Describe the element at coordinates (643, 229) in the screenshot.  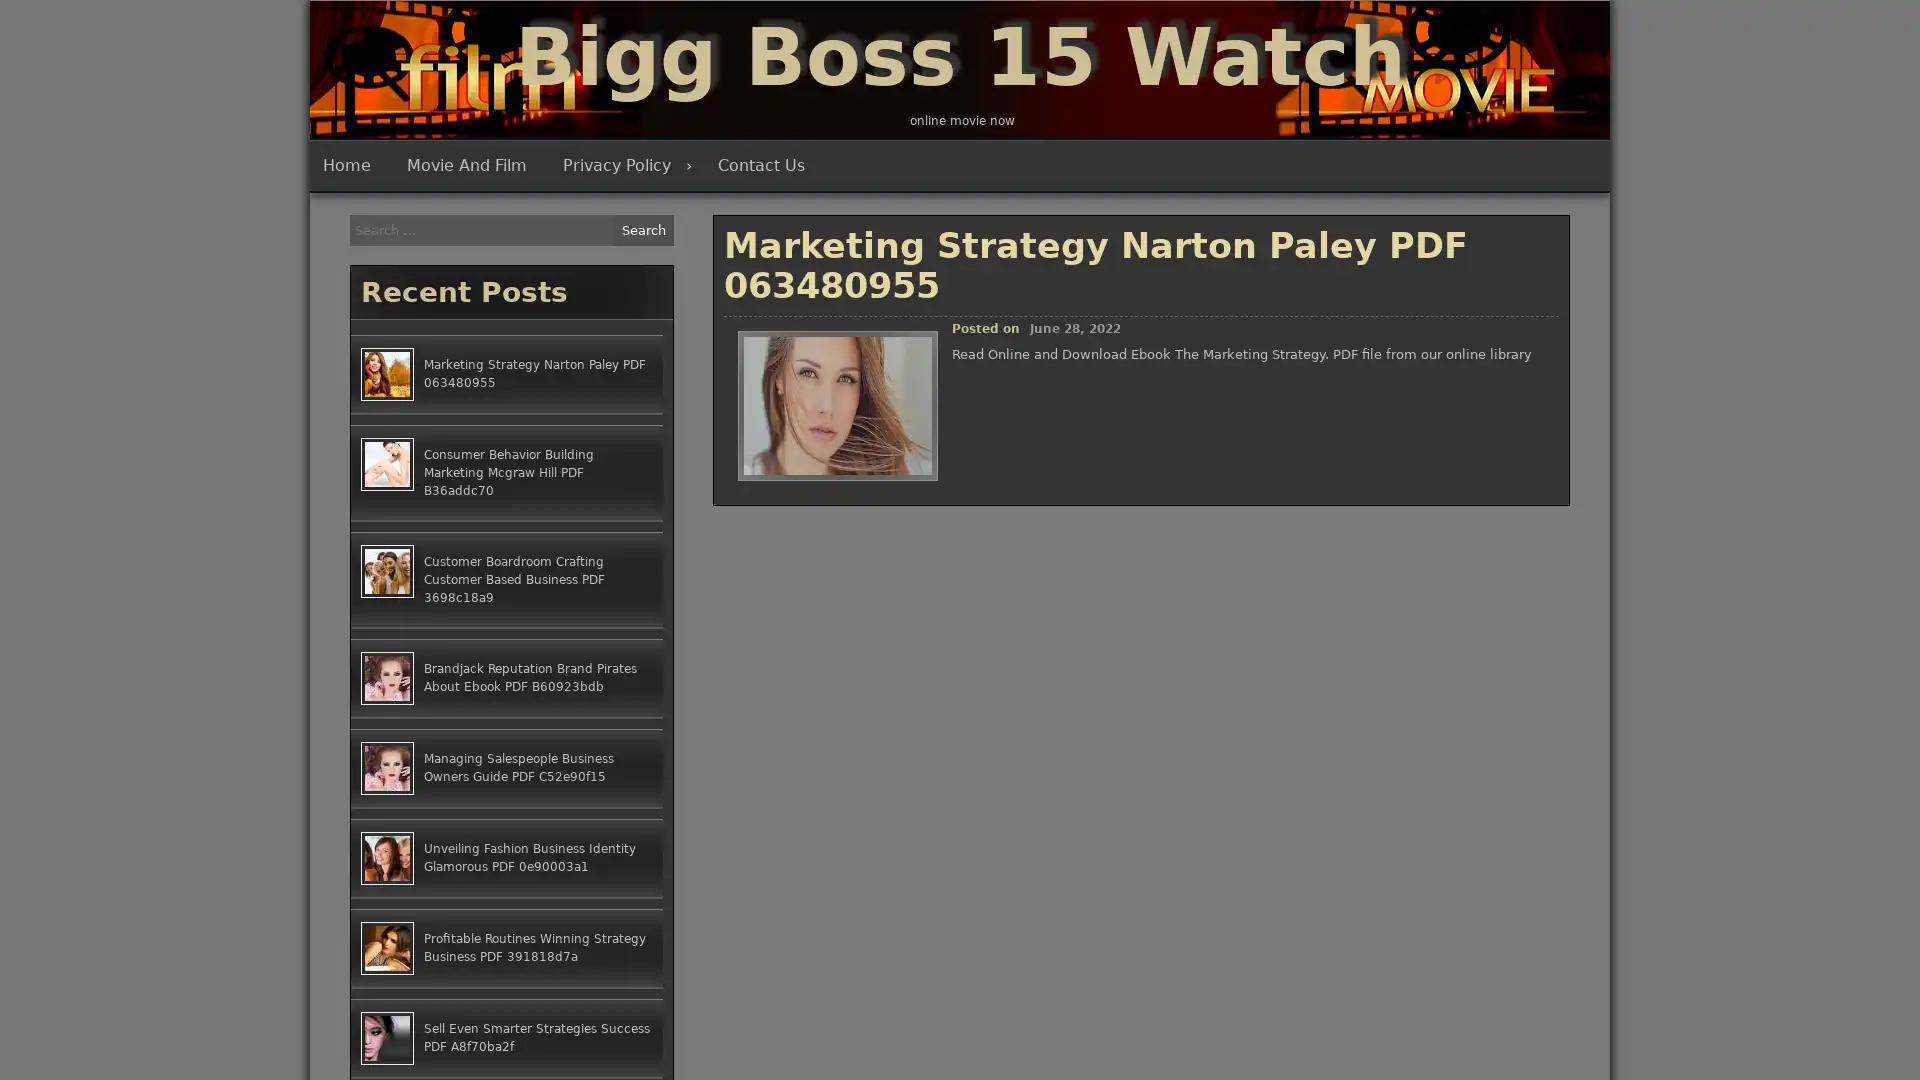
I see `Search` at that location.